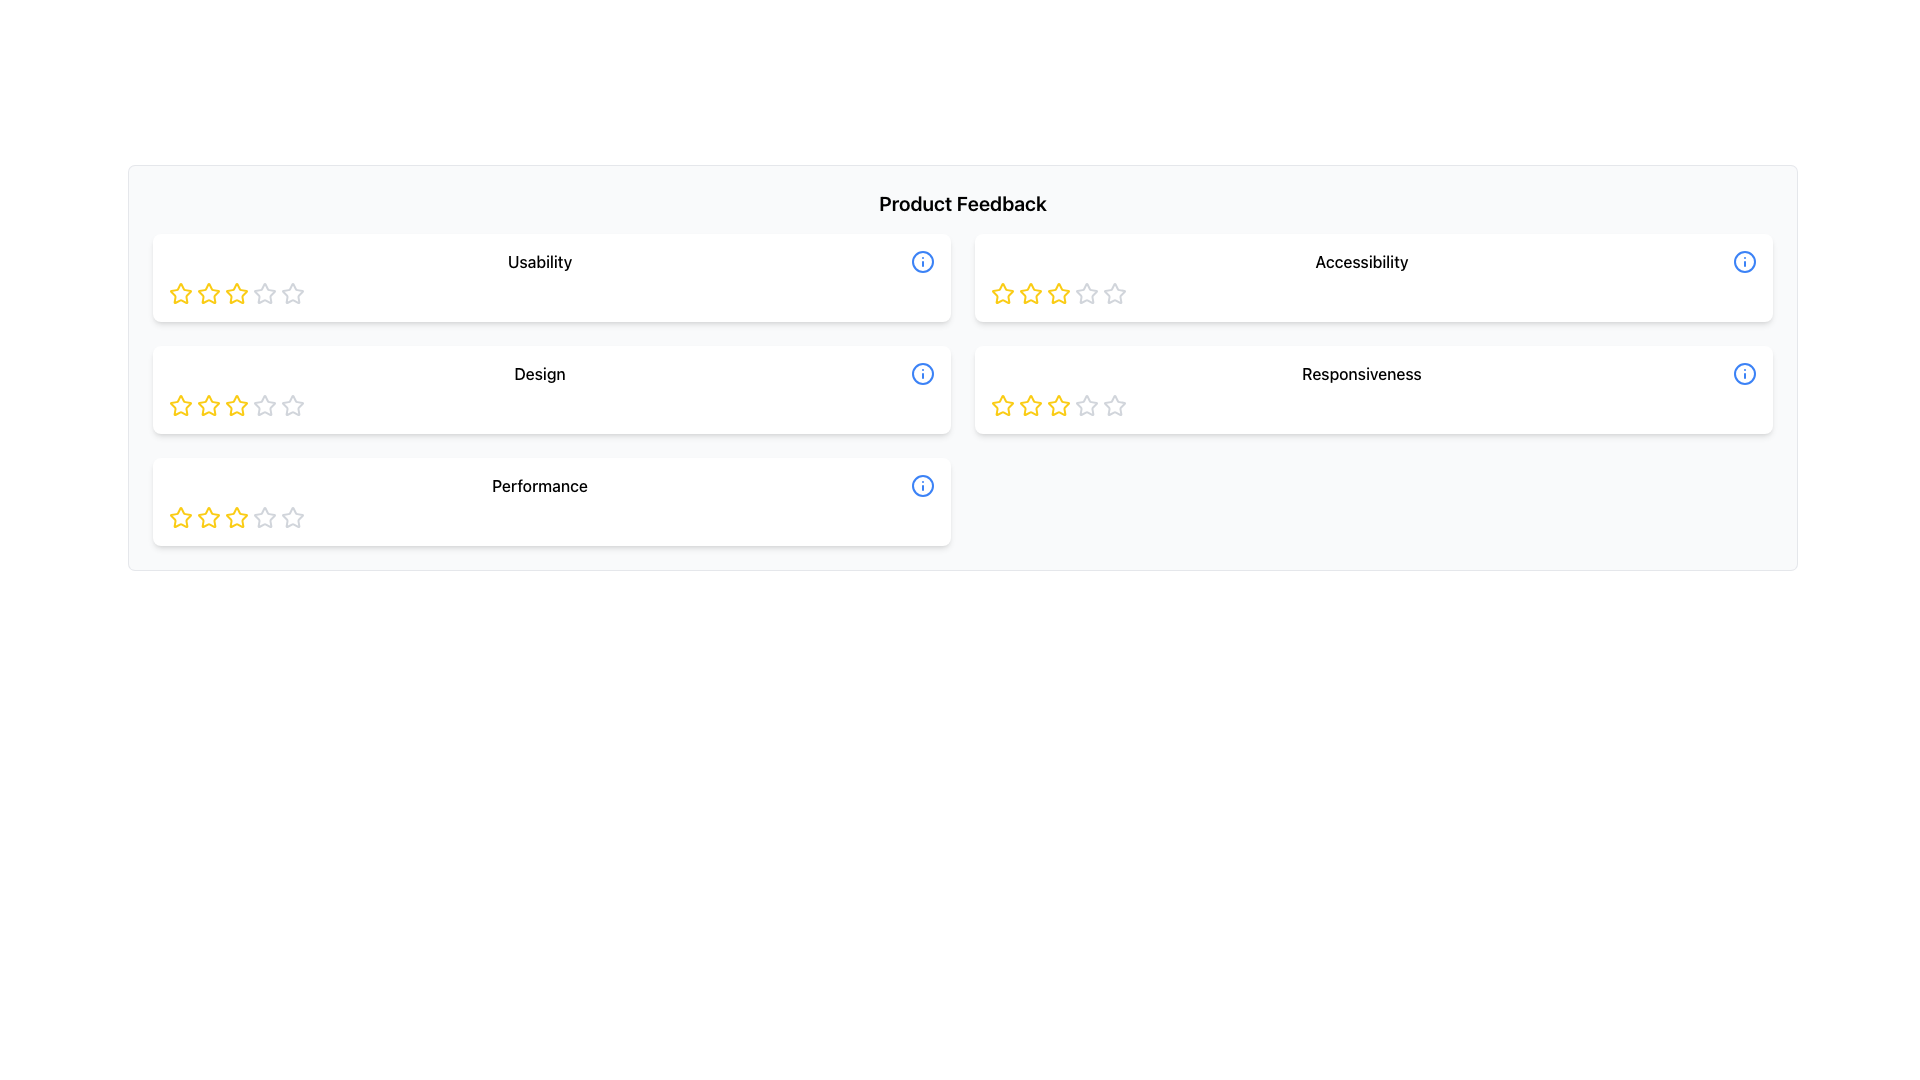 This screenshot has width=1920, height=1080. What do you see at coordinates (921, 486) in the screenshot?
I see `the informational icon located to the immediate right of the 'Performance' text in the last row of the feedback section` at bounding box center [921, 486].